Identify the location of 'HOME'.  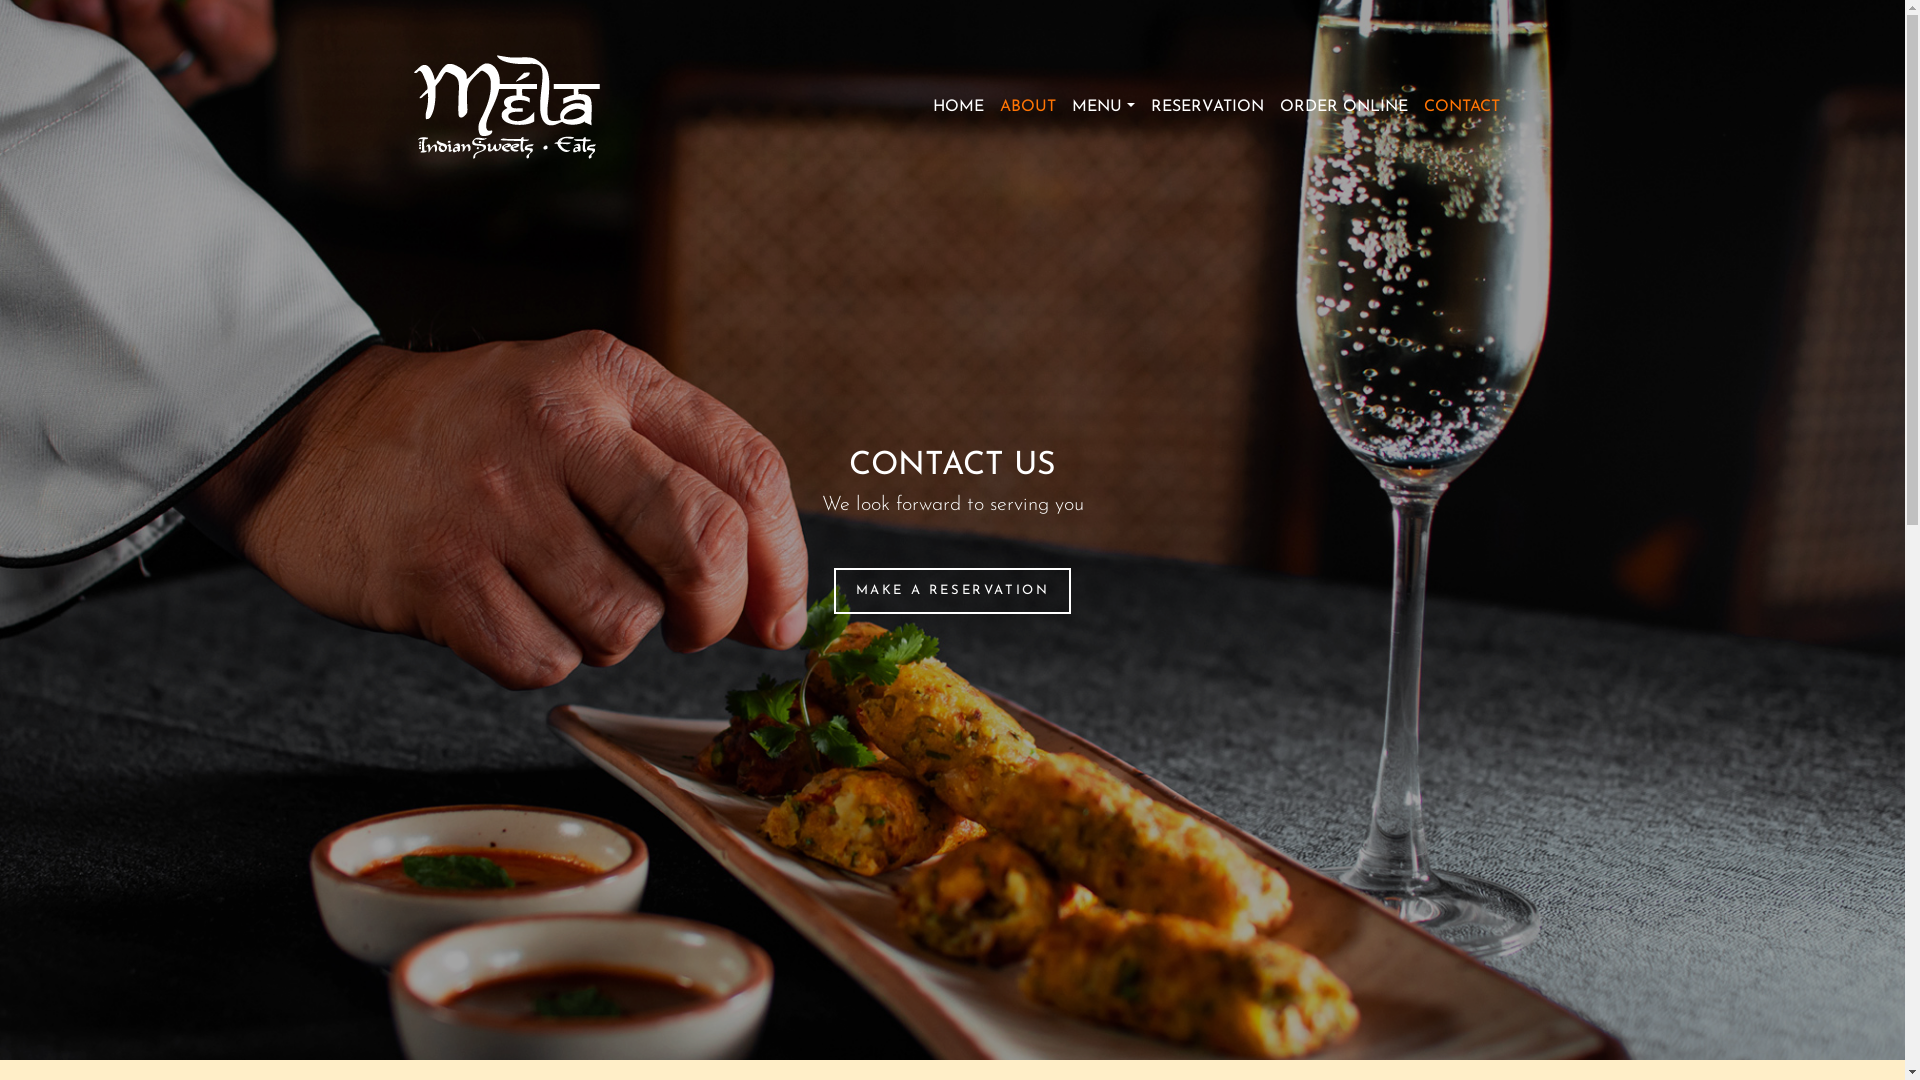
(957, 106).